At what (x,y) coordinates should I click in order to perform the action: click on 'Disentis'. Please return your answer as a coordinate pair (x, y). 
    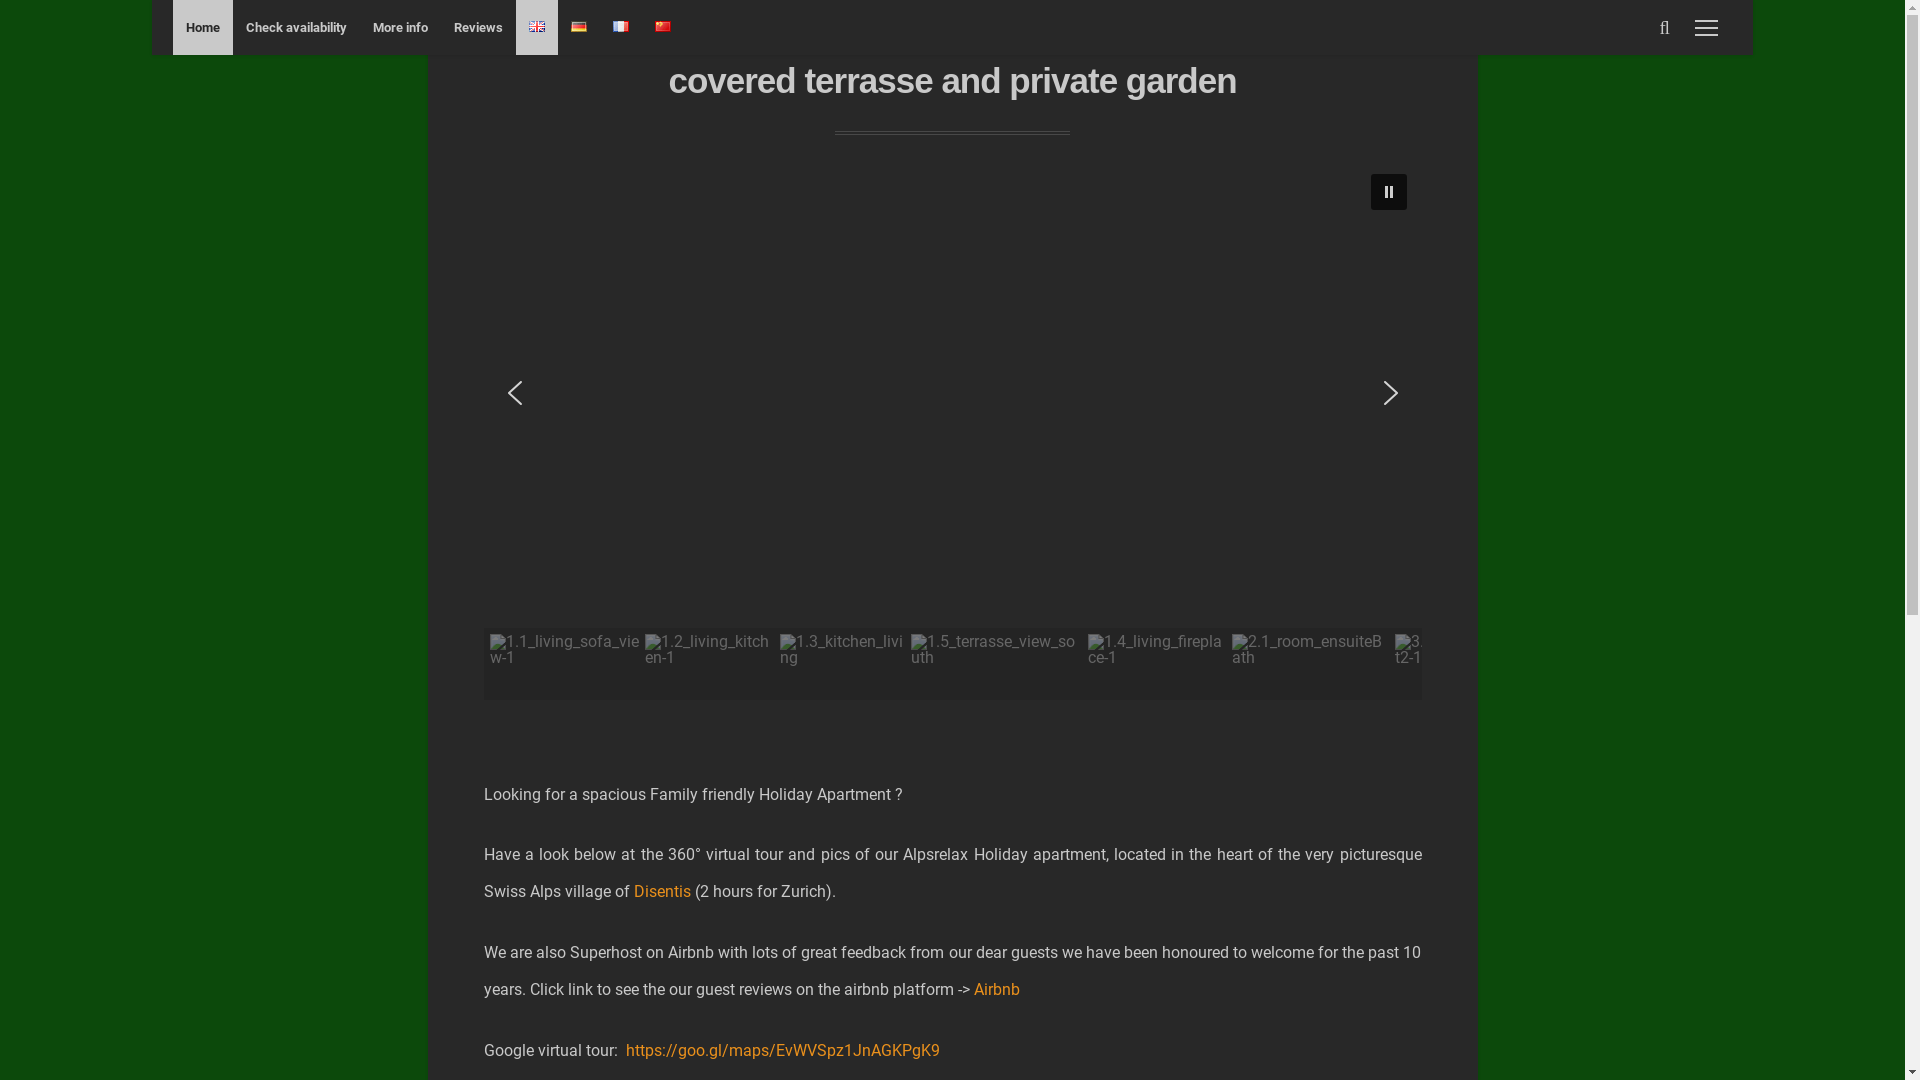
    Looking at the image, I should click on (662, 890).